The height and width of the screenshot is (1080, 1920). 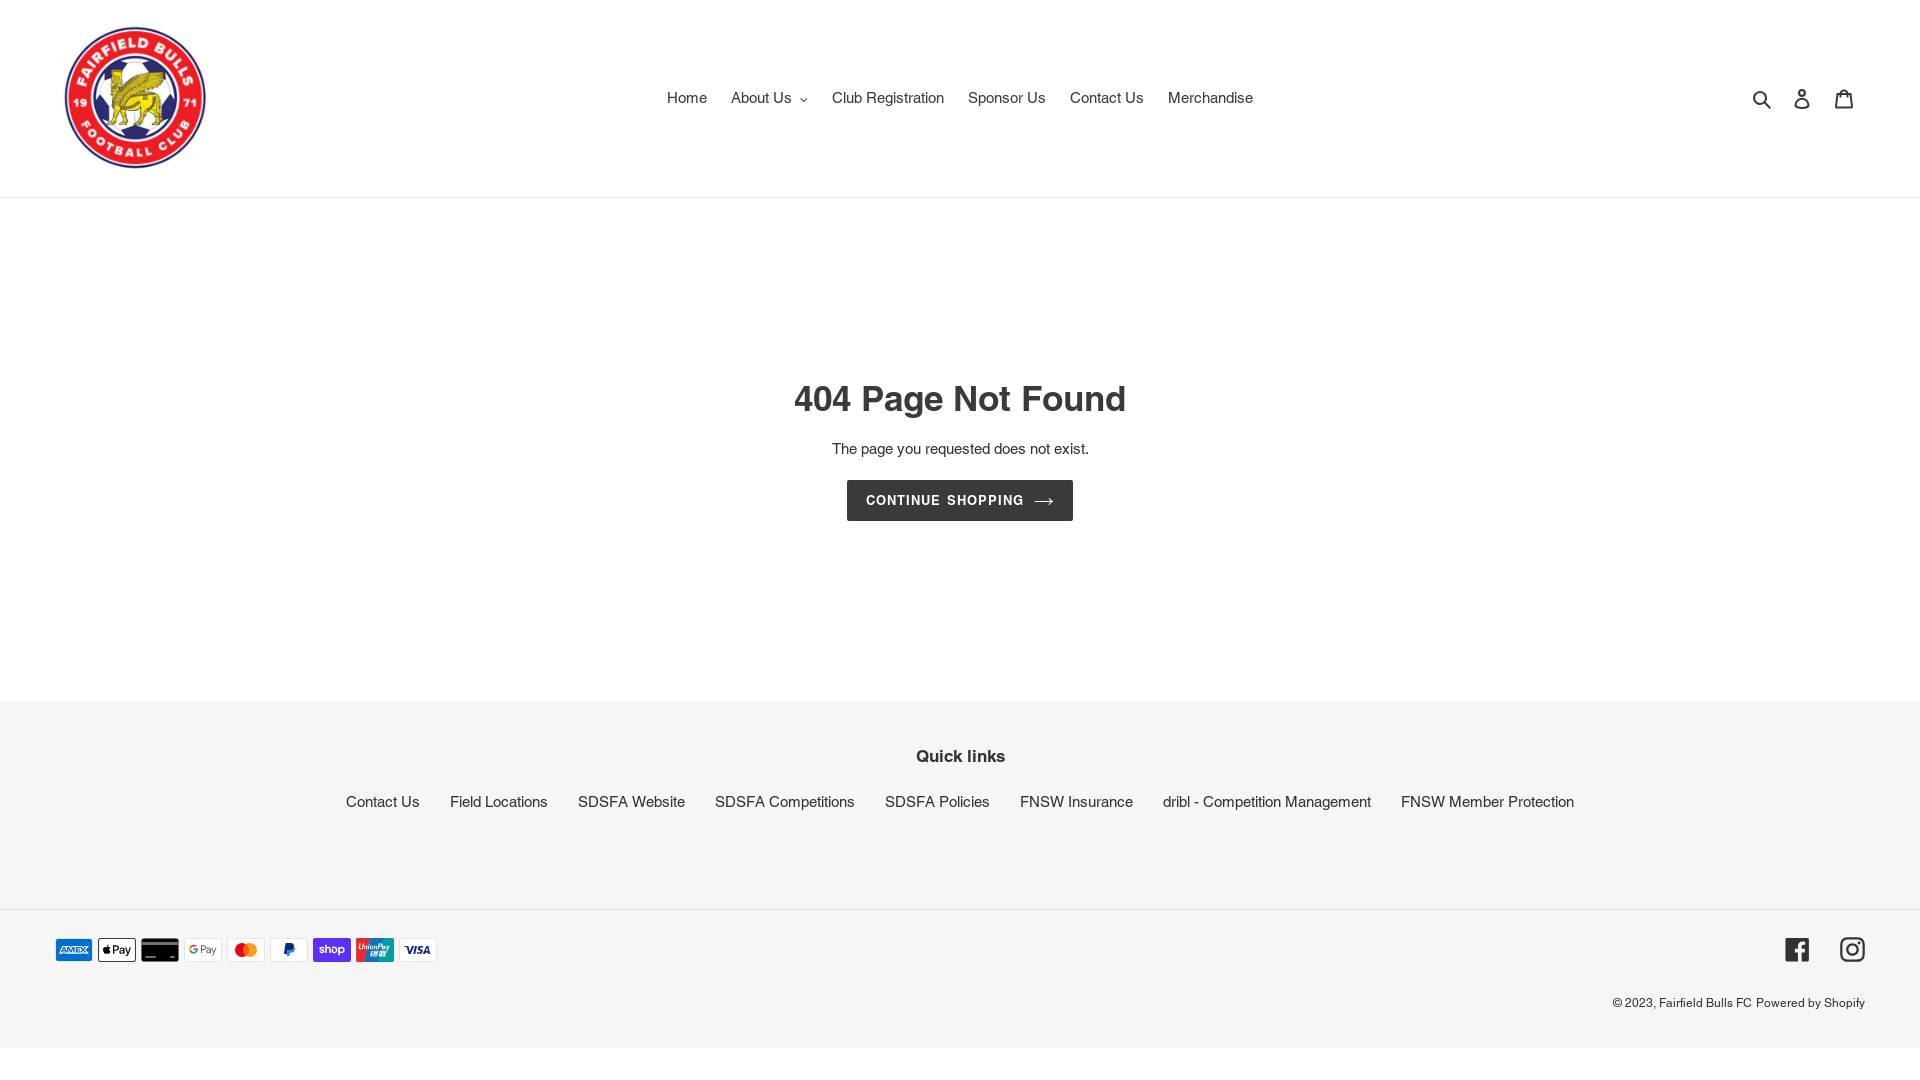 I want to click on 'Club Registration', so click(x=887, y=98).